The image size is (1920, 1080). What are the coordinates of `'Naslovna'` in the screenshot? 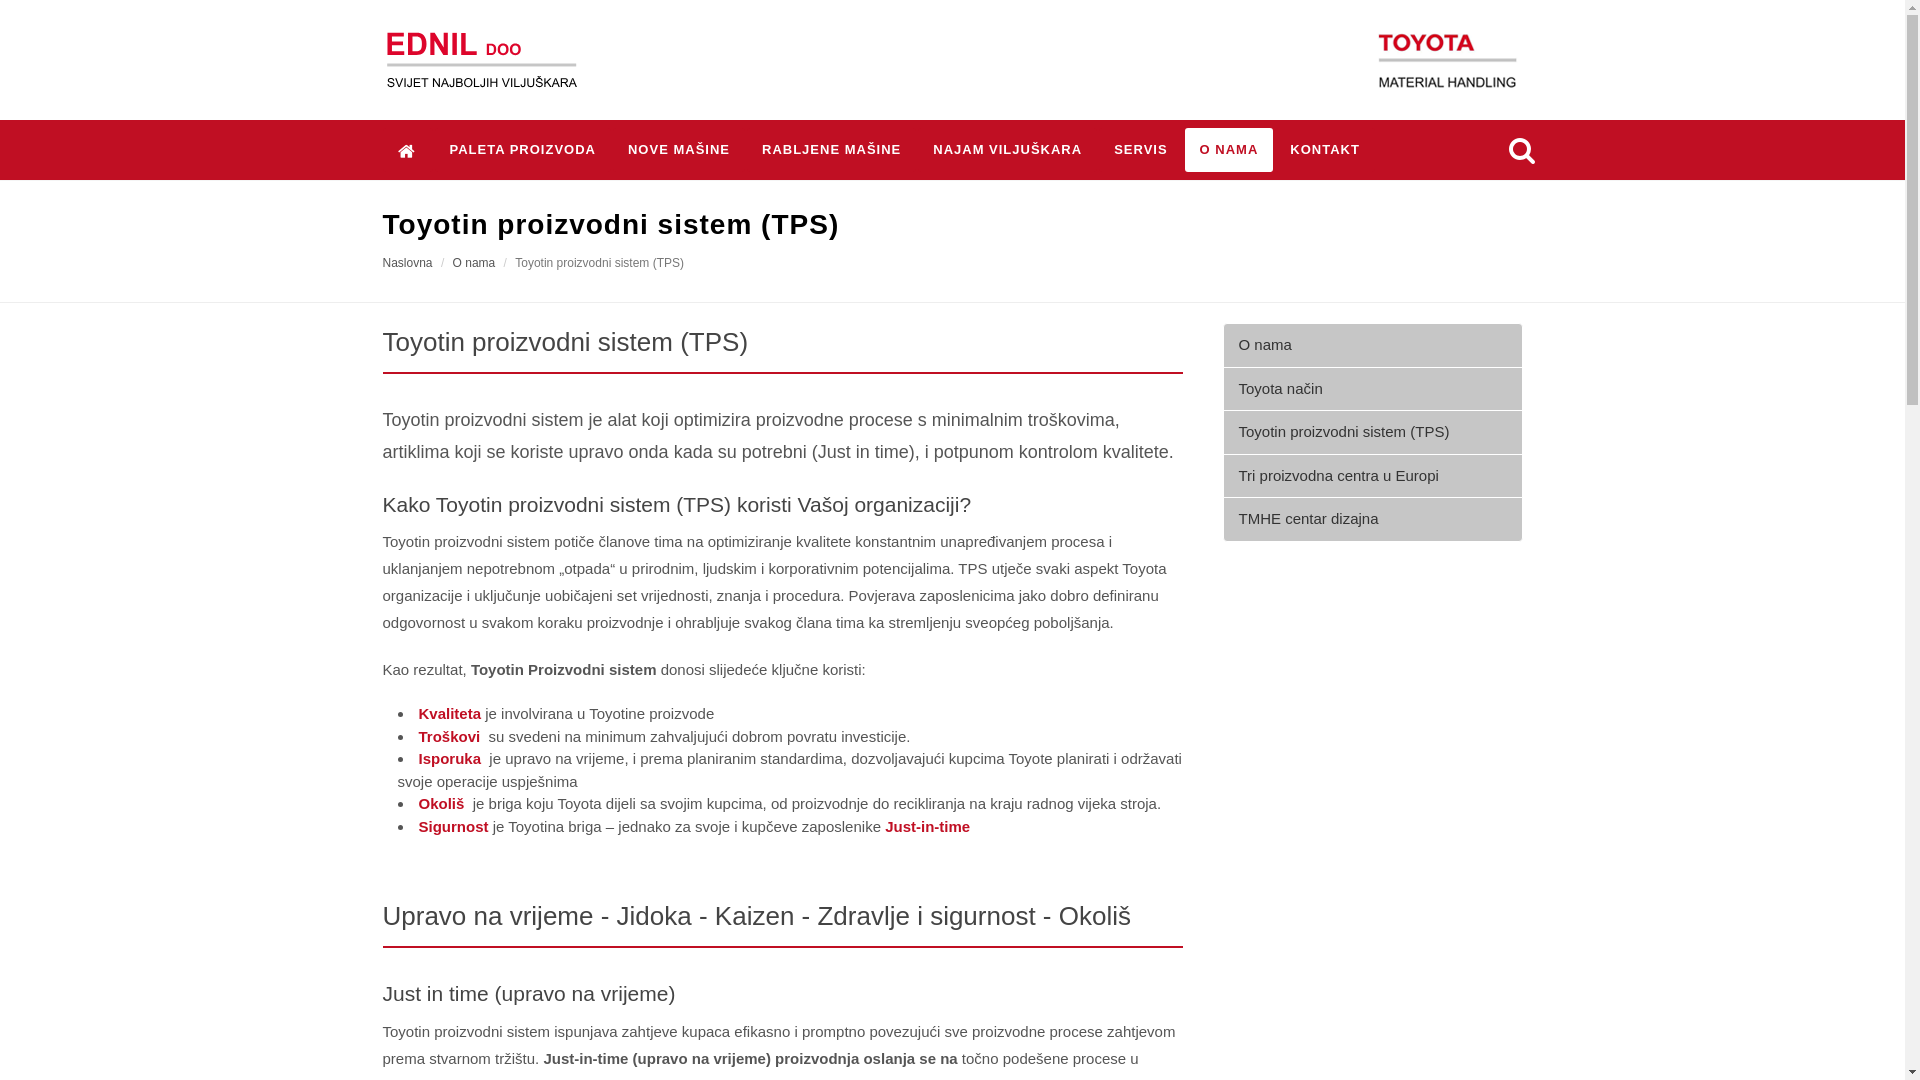 It's located at (382, 261).